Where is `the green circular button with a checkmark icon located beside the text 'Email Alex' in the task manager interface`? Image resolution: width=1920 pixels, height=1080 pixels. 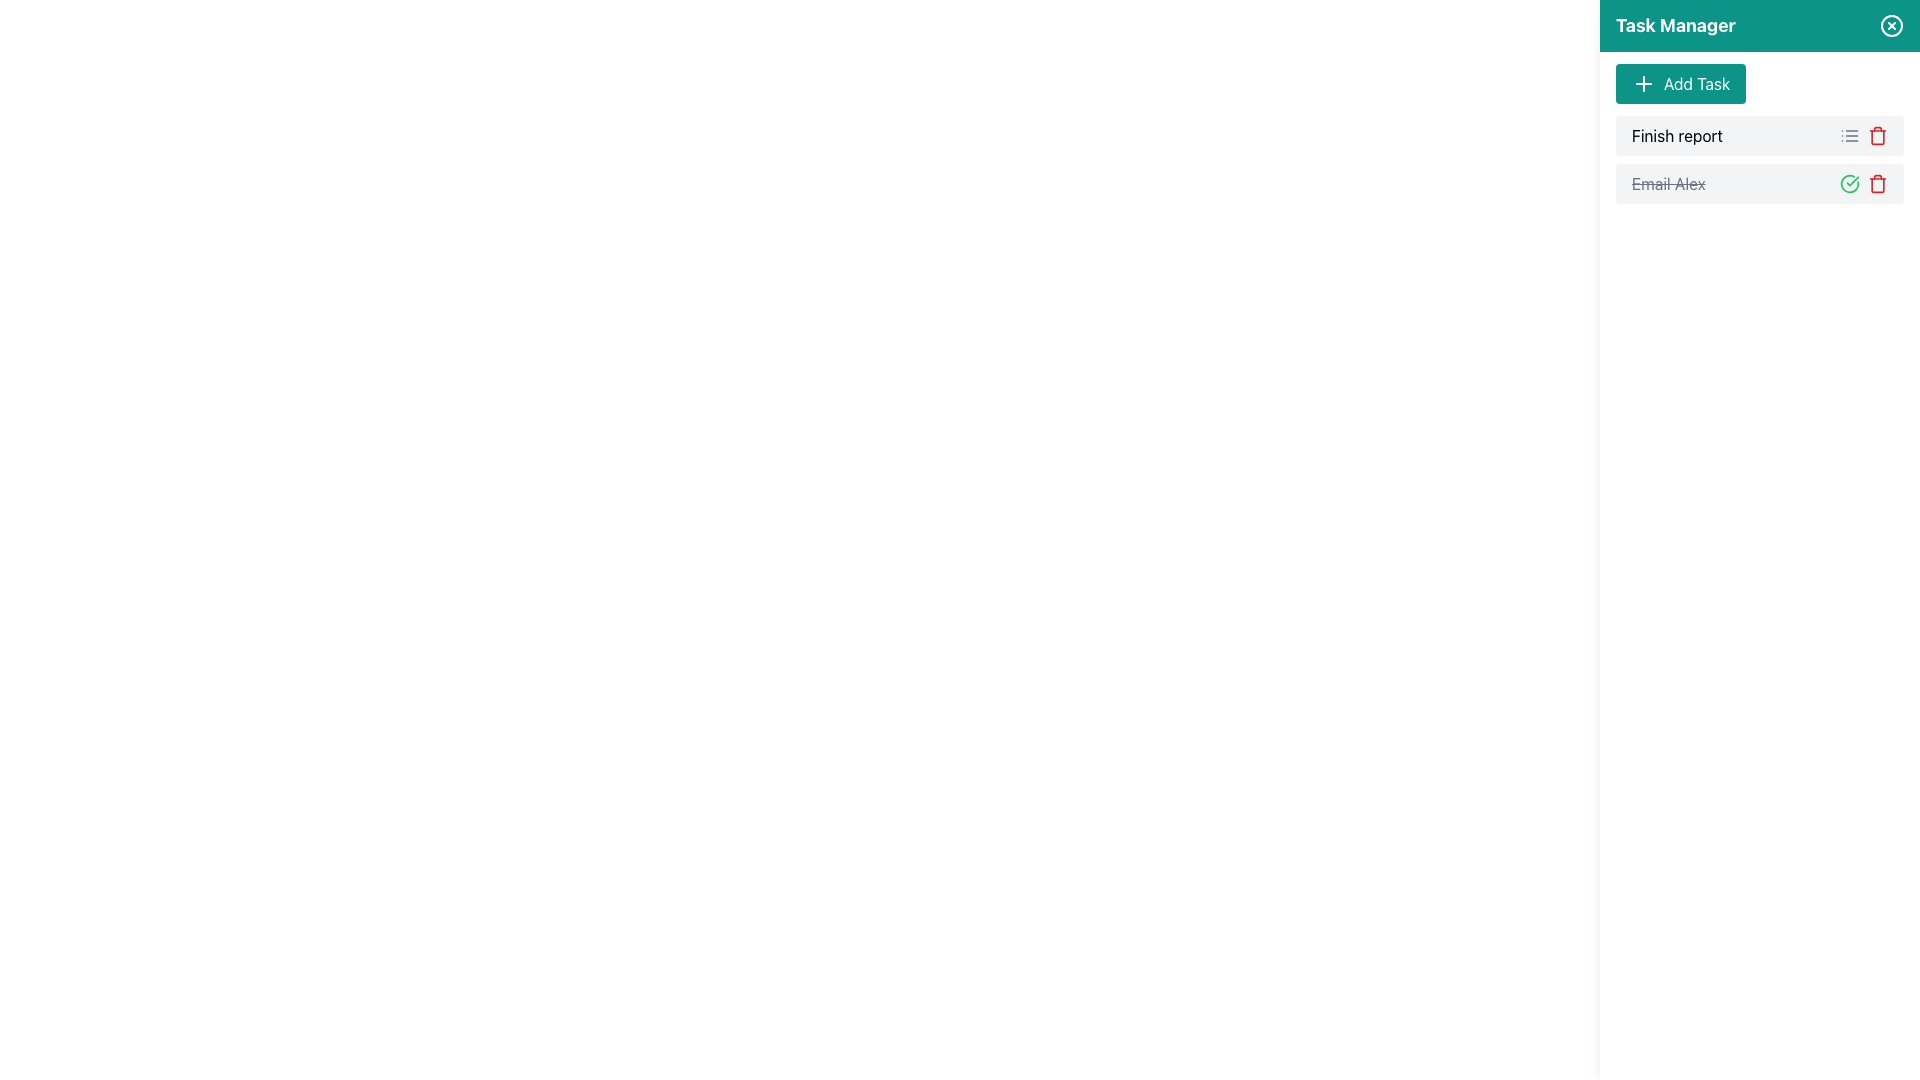 the green circular button with a checkmark icon located beside the text 'Email Alex' in the task manager interface is located at coordinates (1848, 184).